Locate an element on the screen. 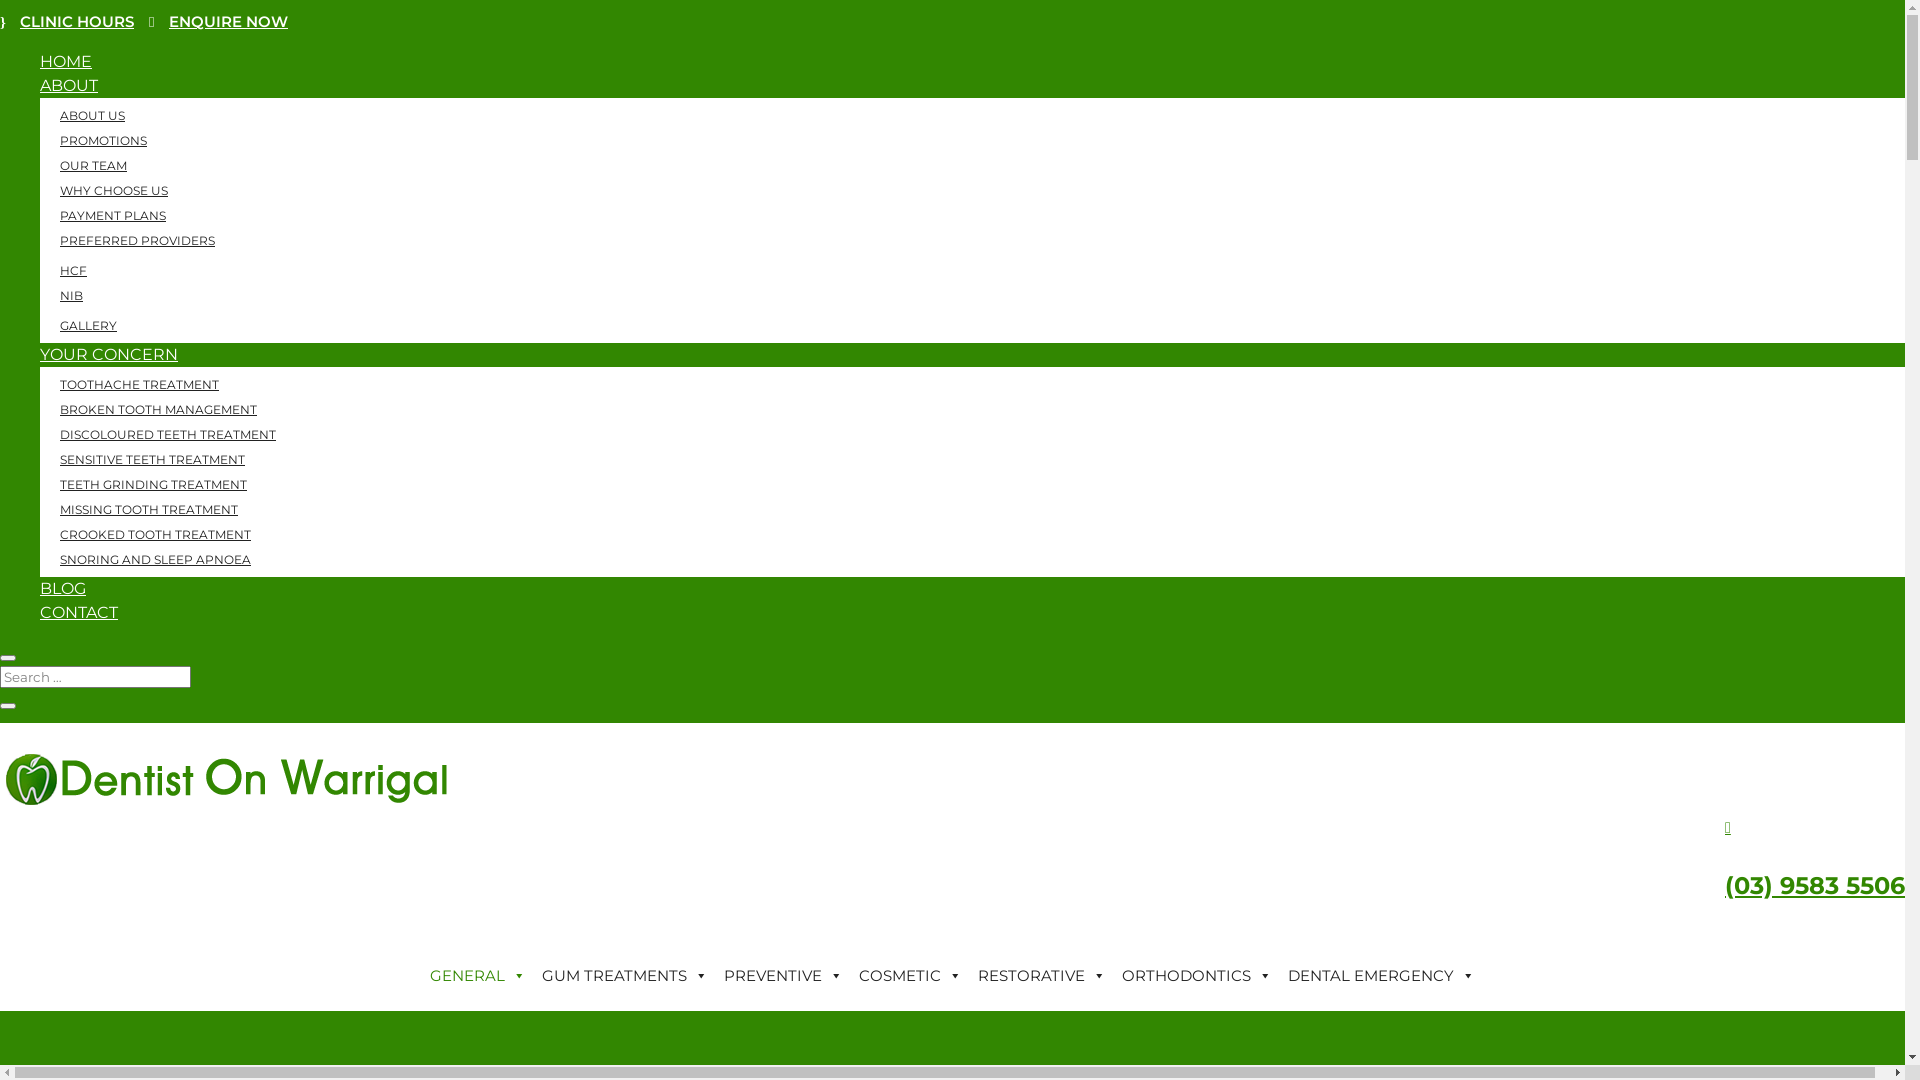 Image resolution: width=1920 pixels, height=1080 pixels. 'BLOG' is located at coordinates (62, 587).